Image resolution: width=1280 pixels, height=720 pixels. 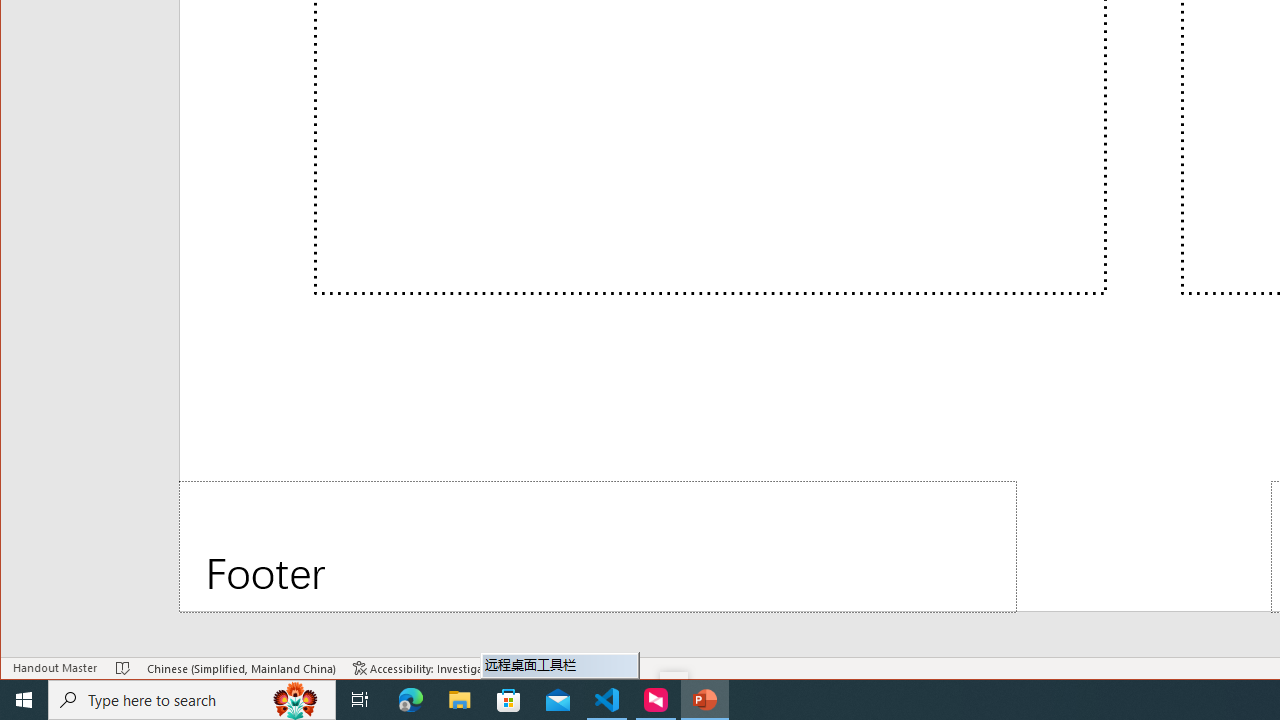 I want to click on 'Search highlights icon opens search home window', so click(x=294, y=698).